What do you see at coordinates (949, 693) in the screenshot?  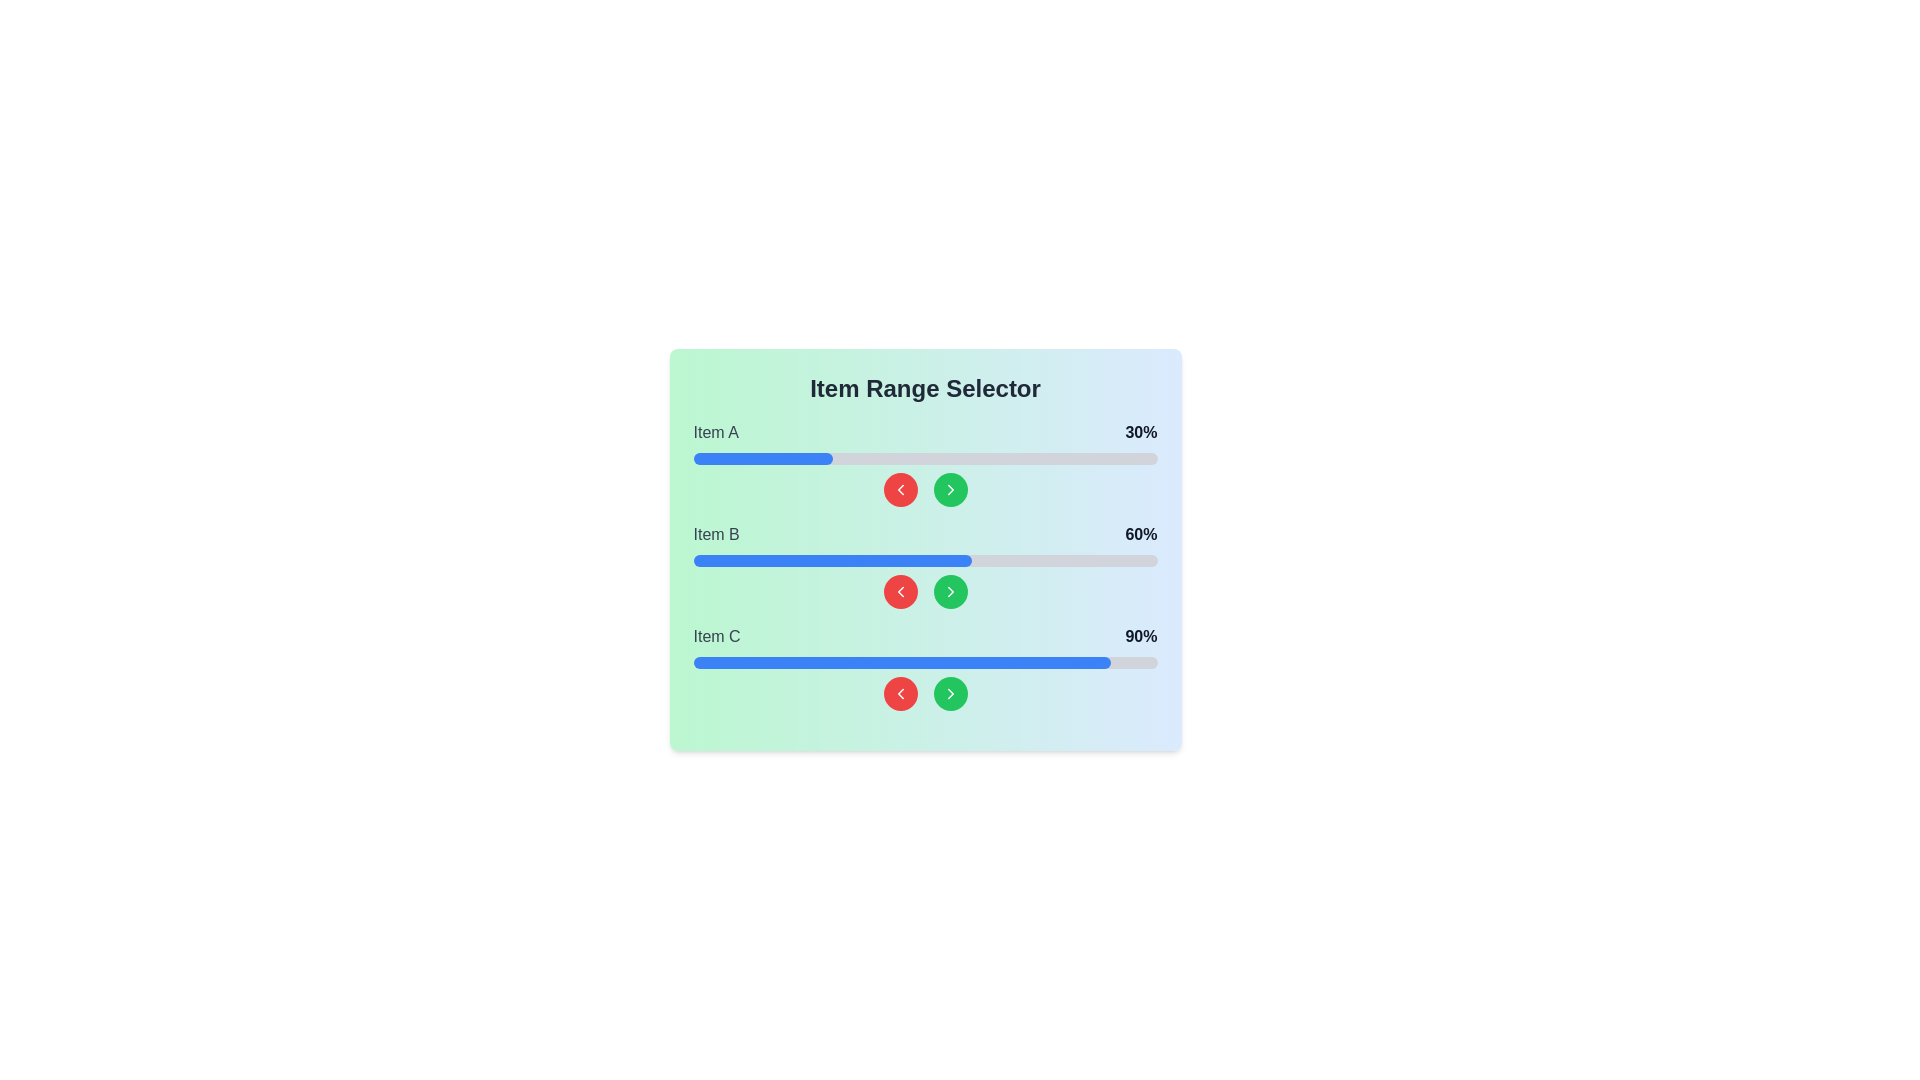 I see `the circular green button with a white 'chevron right' icon to increment the value or navigate forward in the 'Item Range Selector' section` at bounding box center [949, 693].